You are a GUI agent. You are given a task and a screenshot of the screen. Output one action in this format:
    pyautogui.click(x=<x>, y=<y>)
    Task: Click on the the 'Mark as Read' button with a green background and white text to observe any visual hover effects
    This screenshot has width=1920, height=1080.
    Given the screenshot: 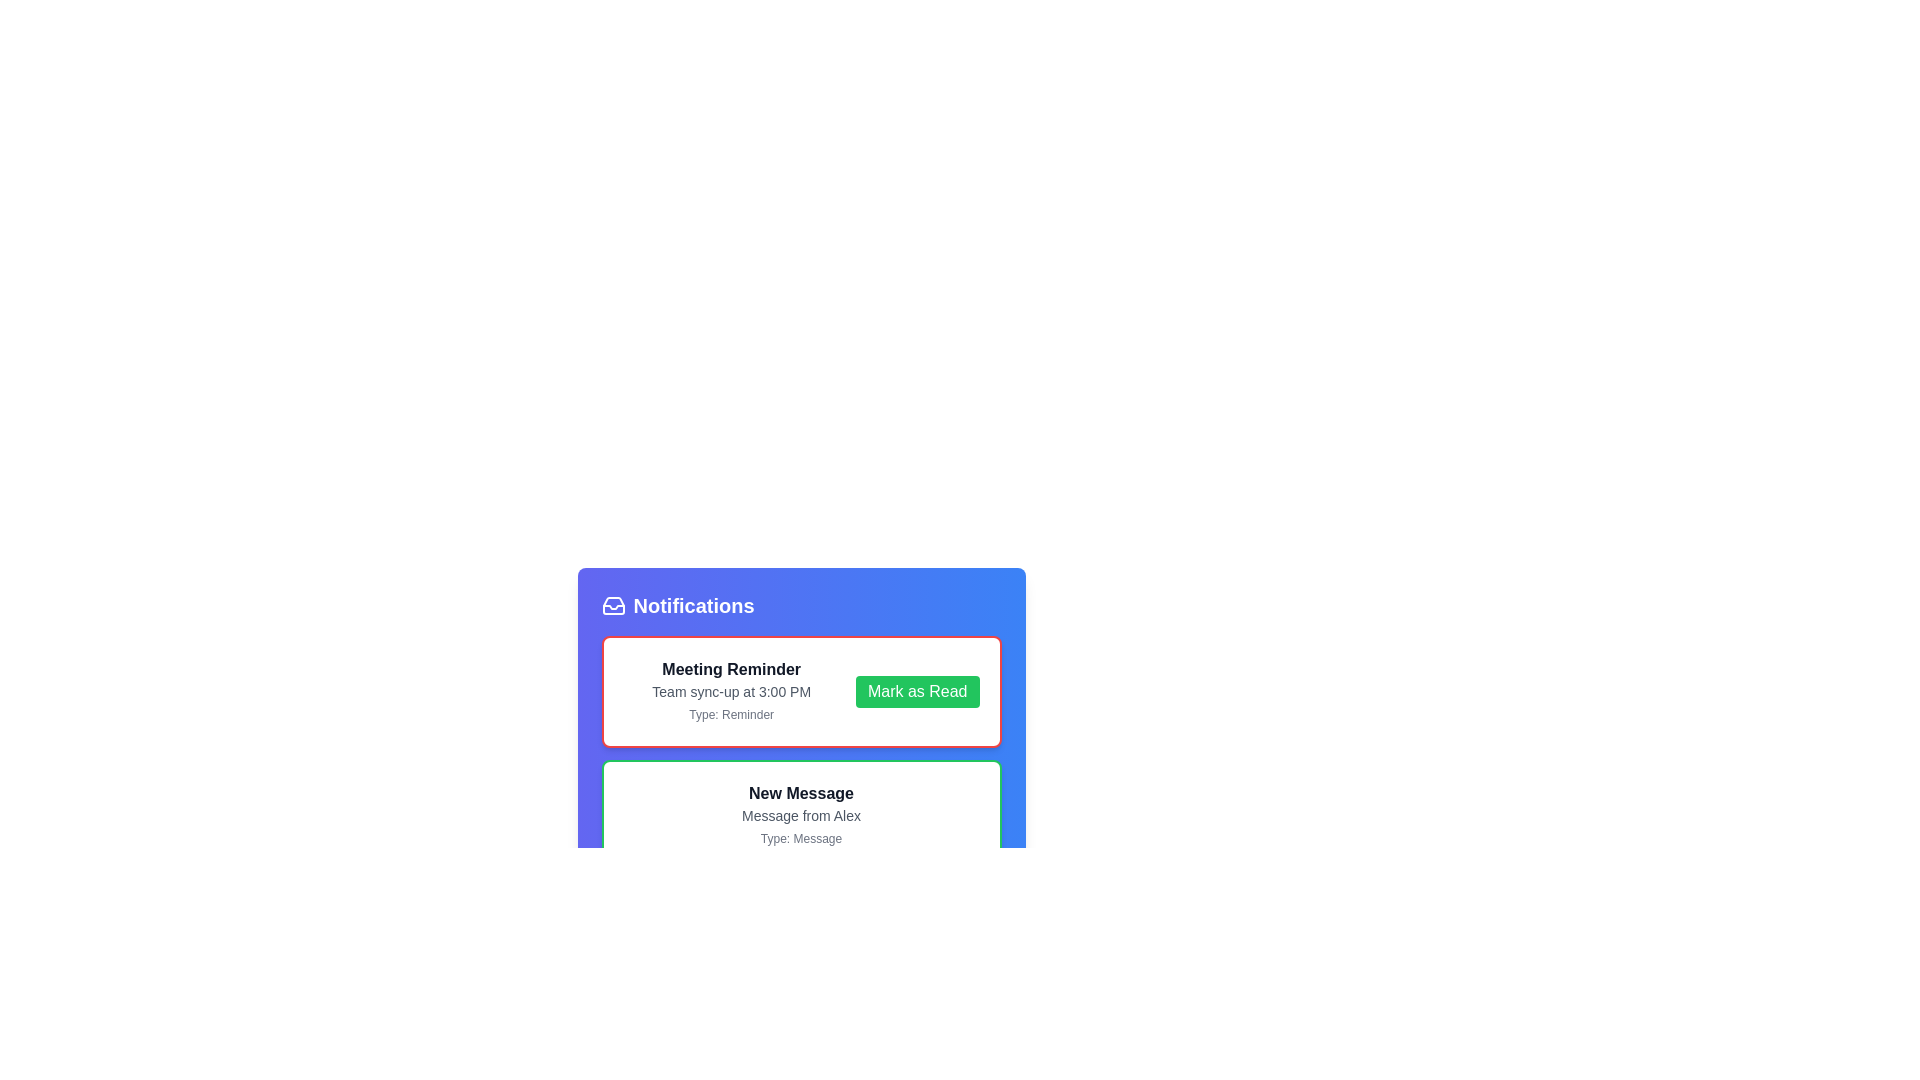 What is the action you would take?
    pyautogui.click(x=916, y=690)
    